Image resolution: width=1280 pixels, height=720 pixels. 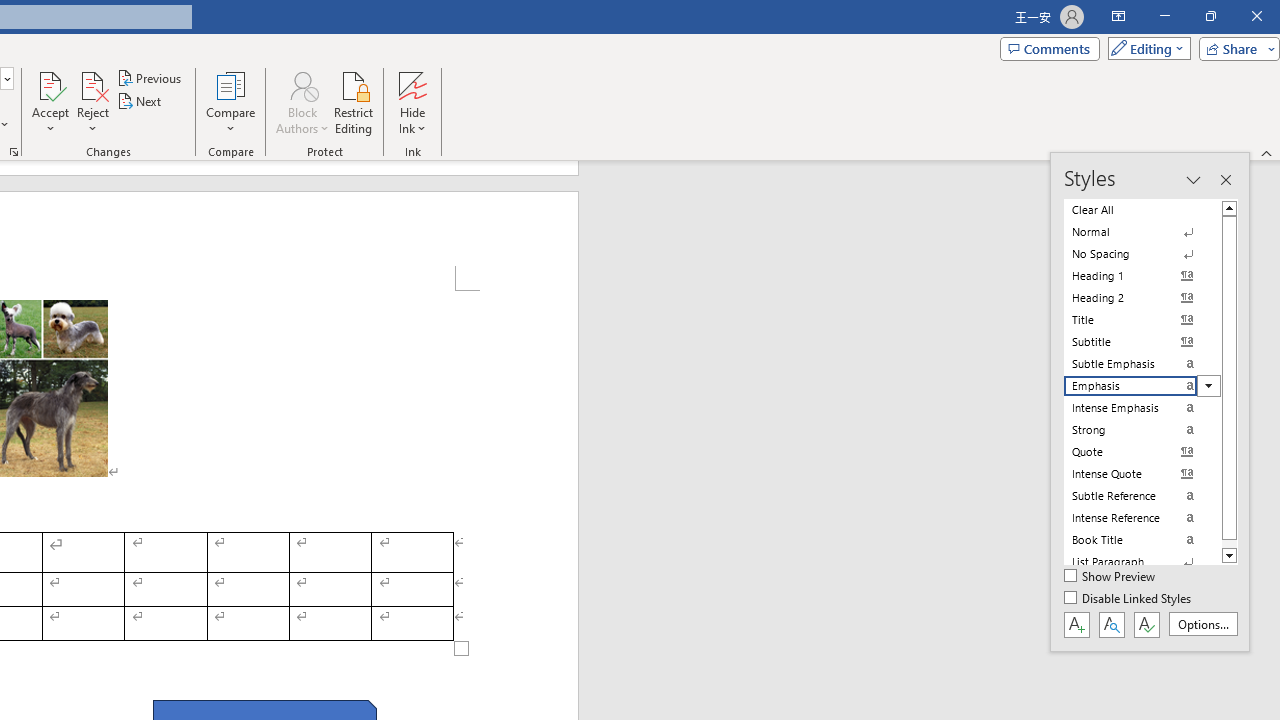 What do you see at coordinates (50, 103) in the screenshot?
I see `'Accept'` at bounding box center [50, 103].